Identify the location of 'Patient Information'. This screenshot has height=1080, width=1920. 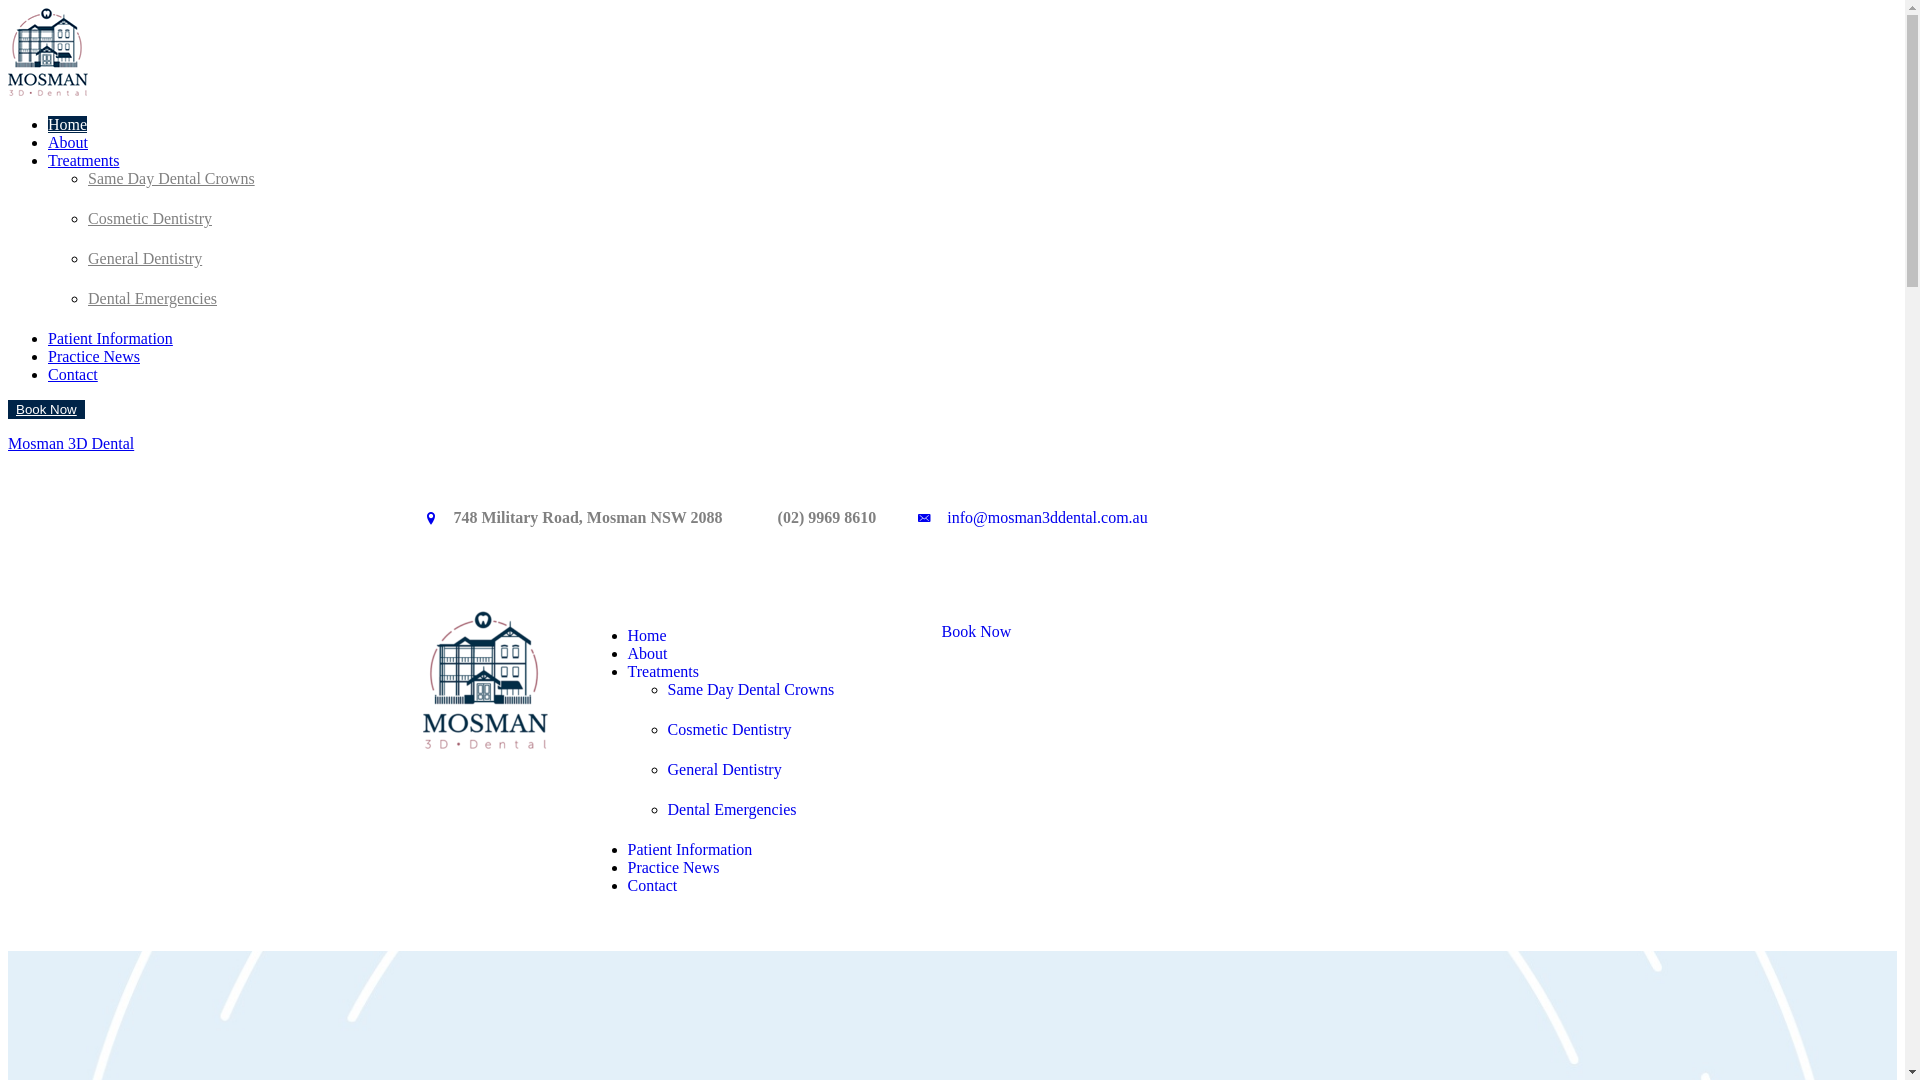
(109, 337).